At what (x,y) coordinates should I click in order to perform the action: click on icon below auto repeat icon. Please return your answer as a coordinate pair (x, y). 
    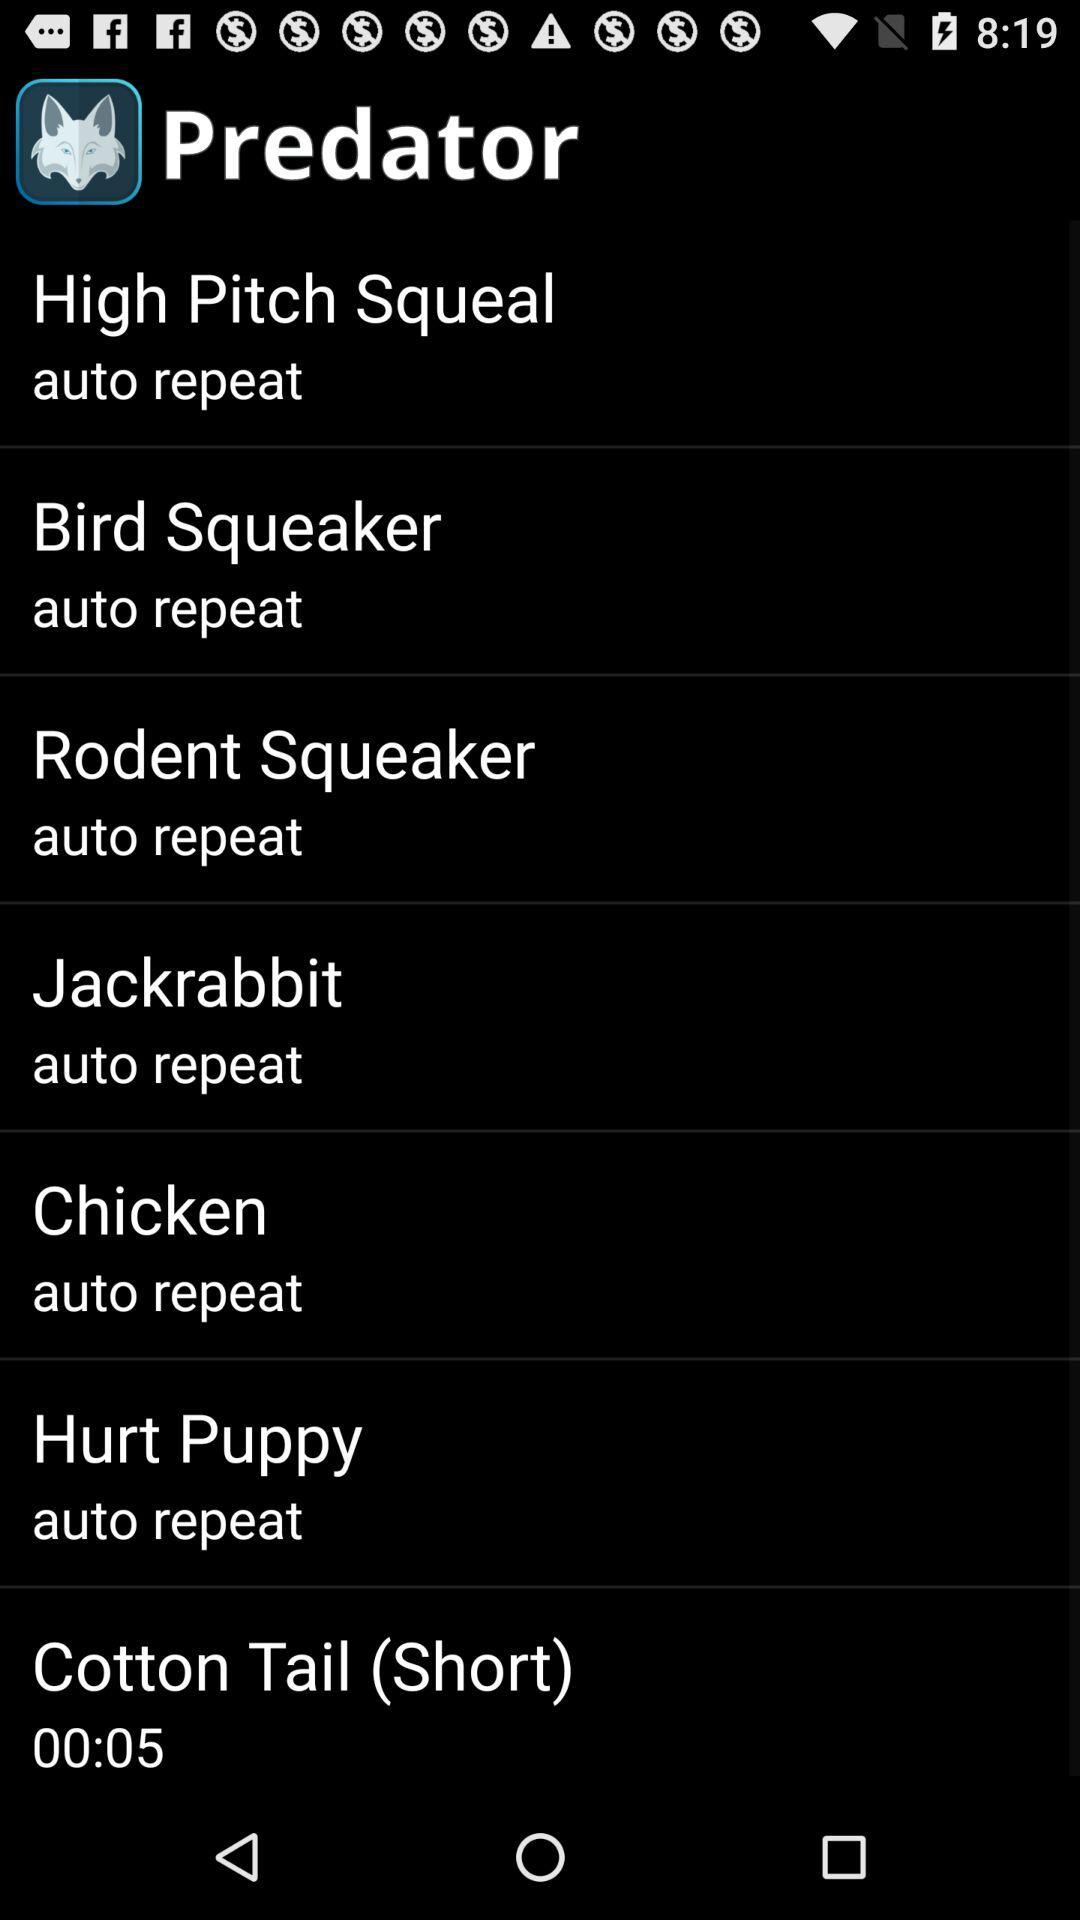
    Looking at the image, I should click on (303, 1664).